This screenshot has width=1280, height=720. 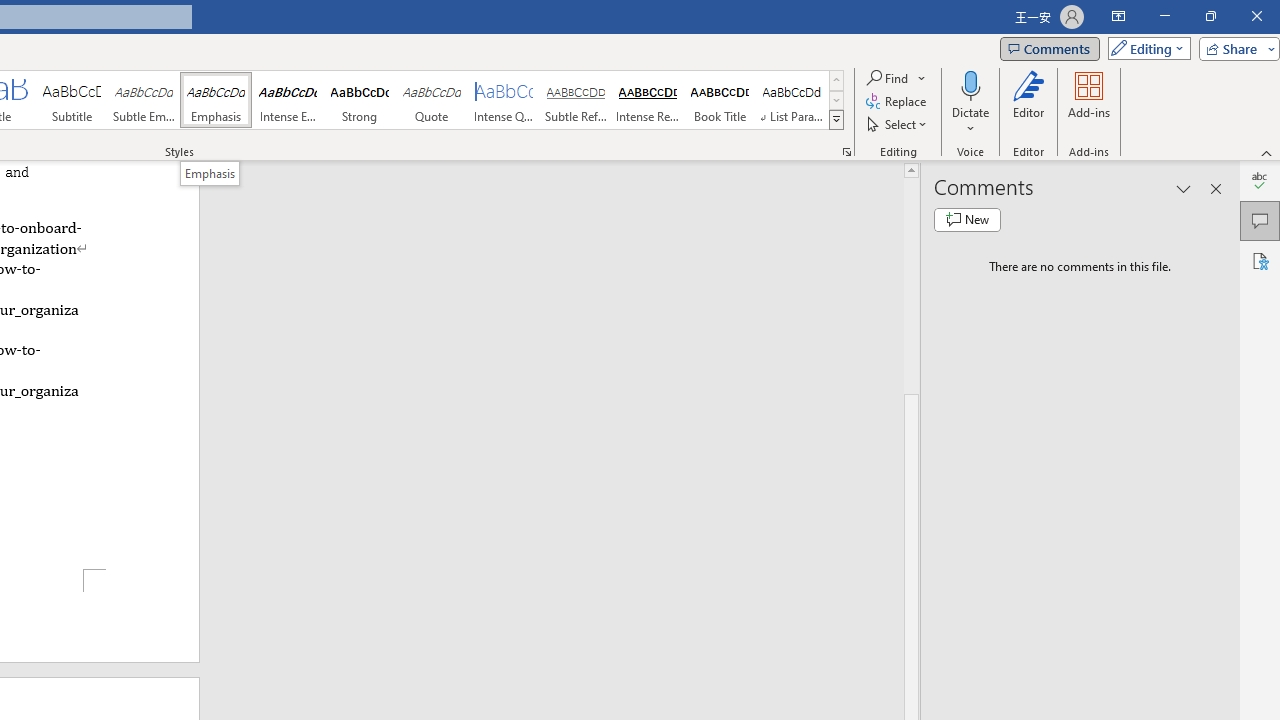 What do you see at coordinates (967, 219) in the screenshot?
I see `'New comment'` at bounding box center [967, 219].